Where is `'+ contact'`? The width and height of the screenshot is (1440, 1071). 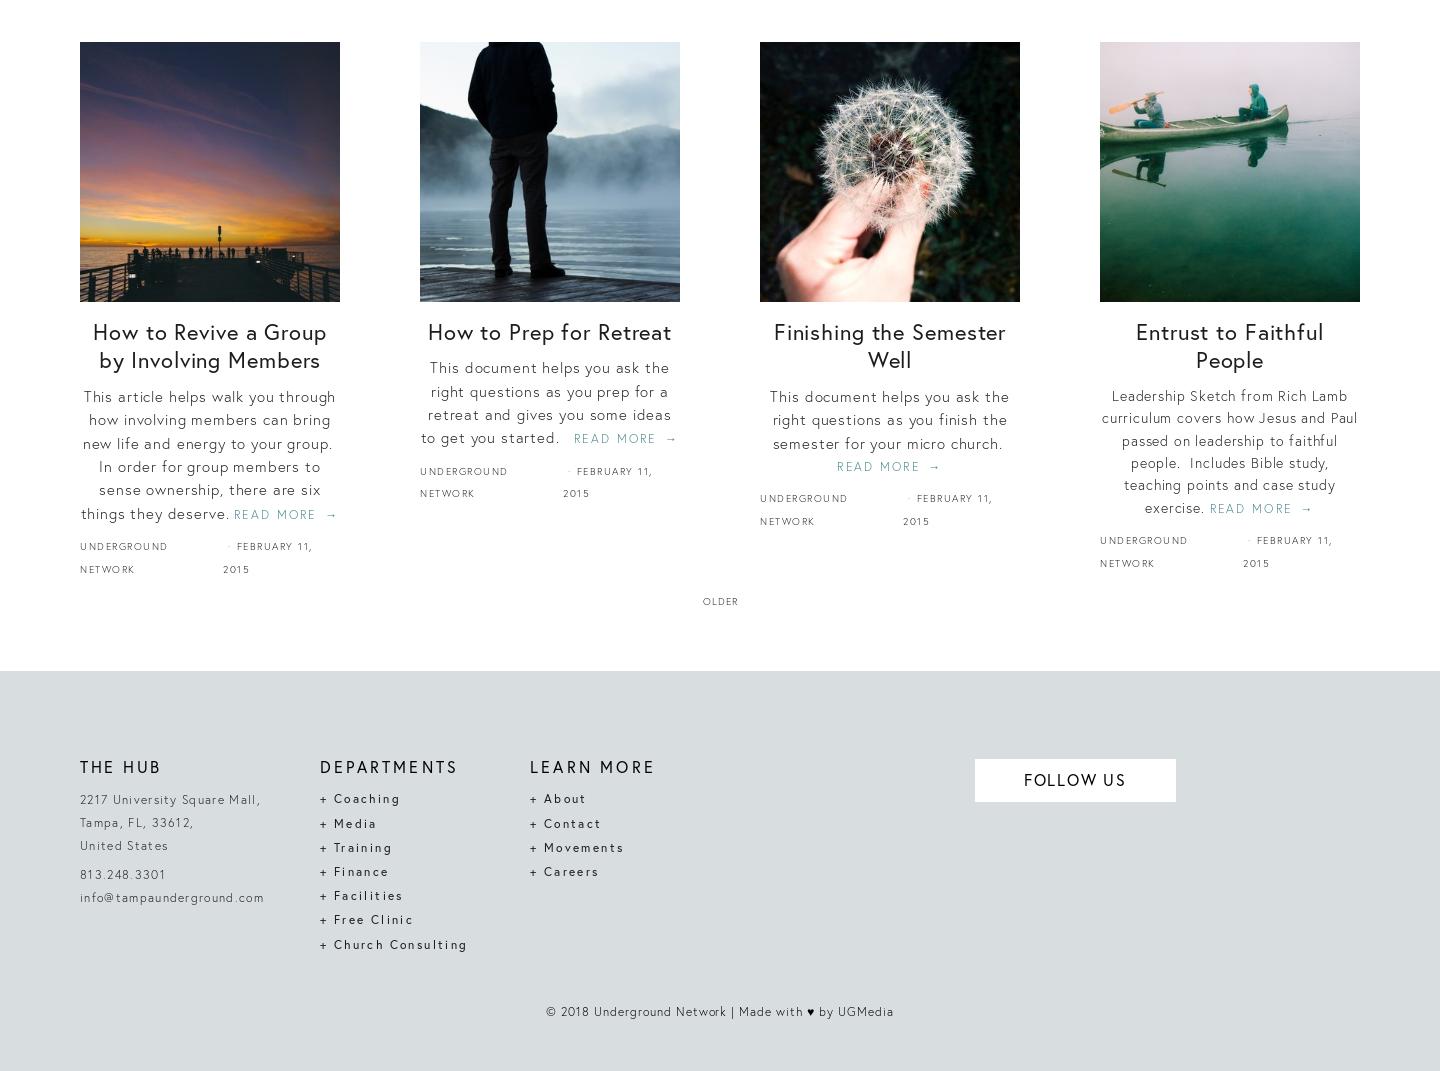 '+ contact' is located at coordinates (566, 821).